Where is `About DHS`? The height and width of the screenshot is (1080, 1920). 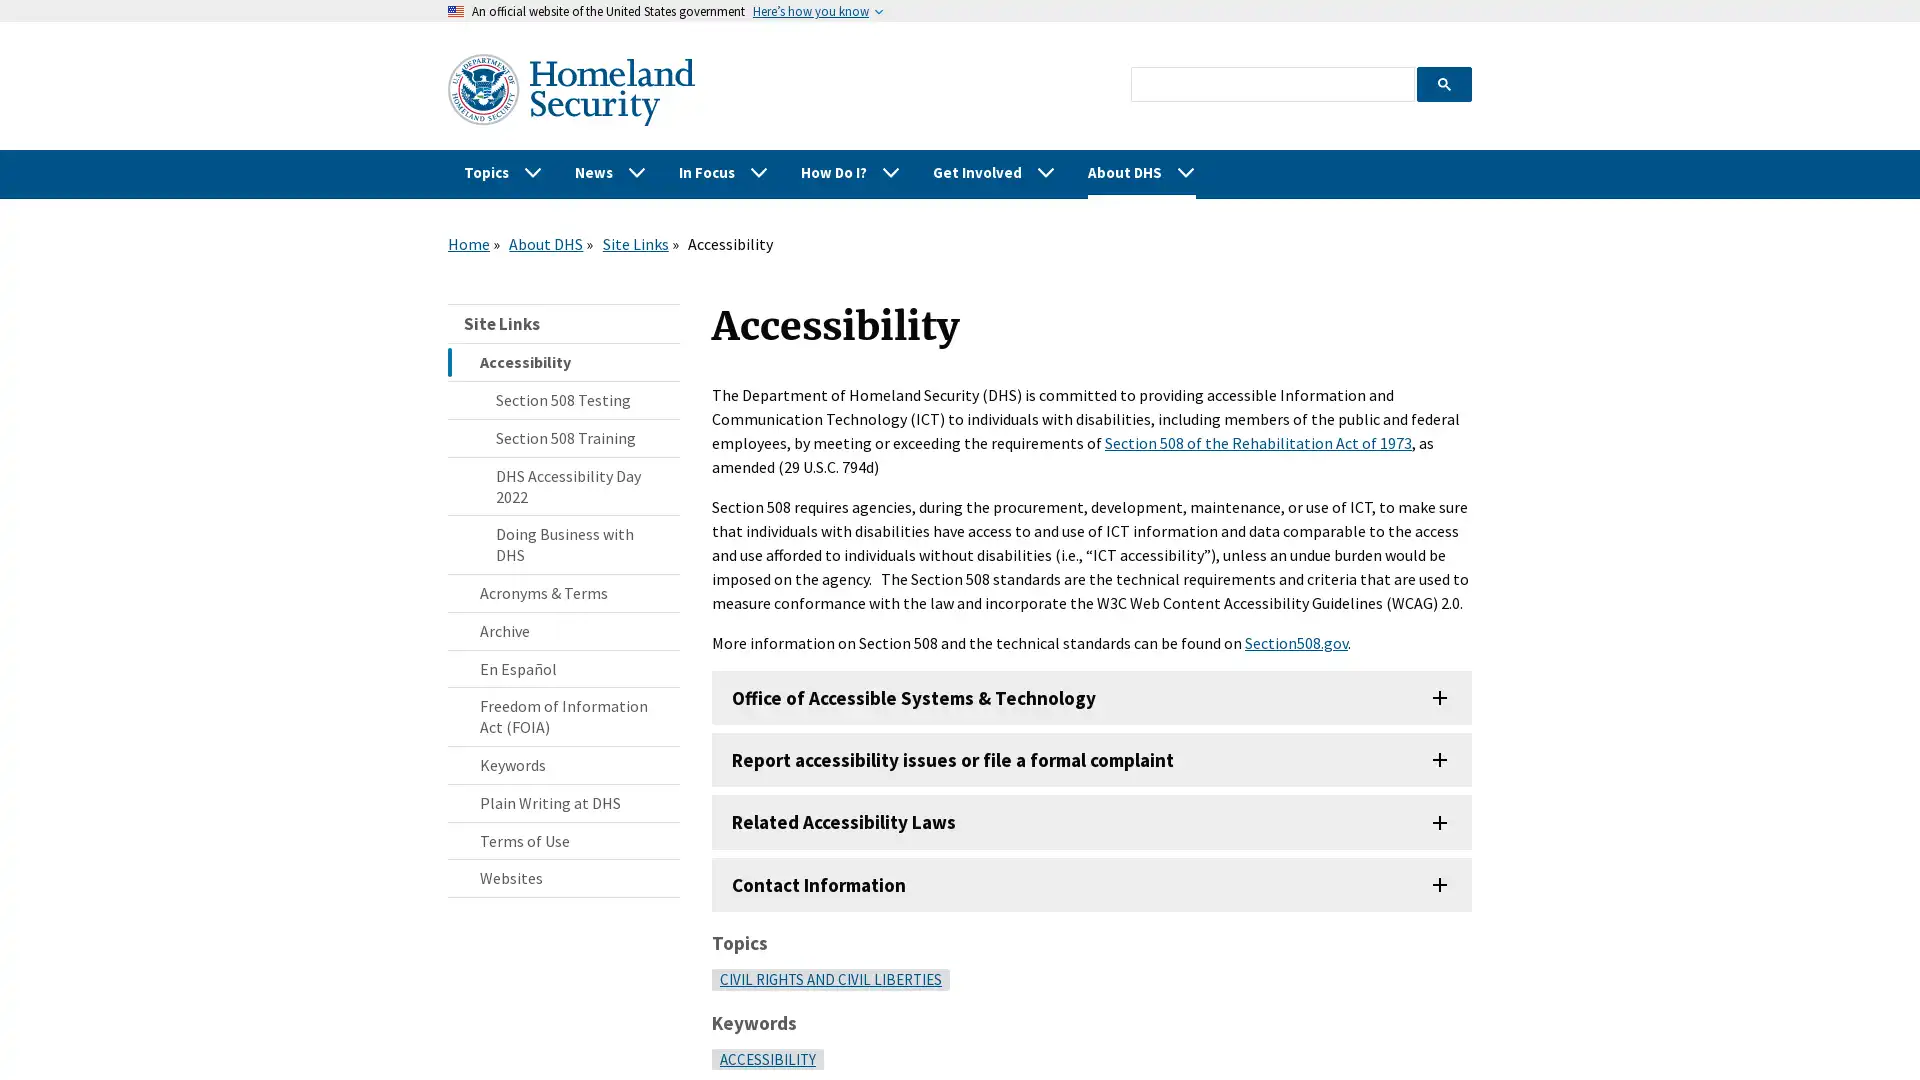 About DHS is located at coordinates (1142, 171).